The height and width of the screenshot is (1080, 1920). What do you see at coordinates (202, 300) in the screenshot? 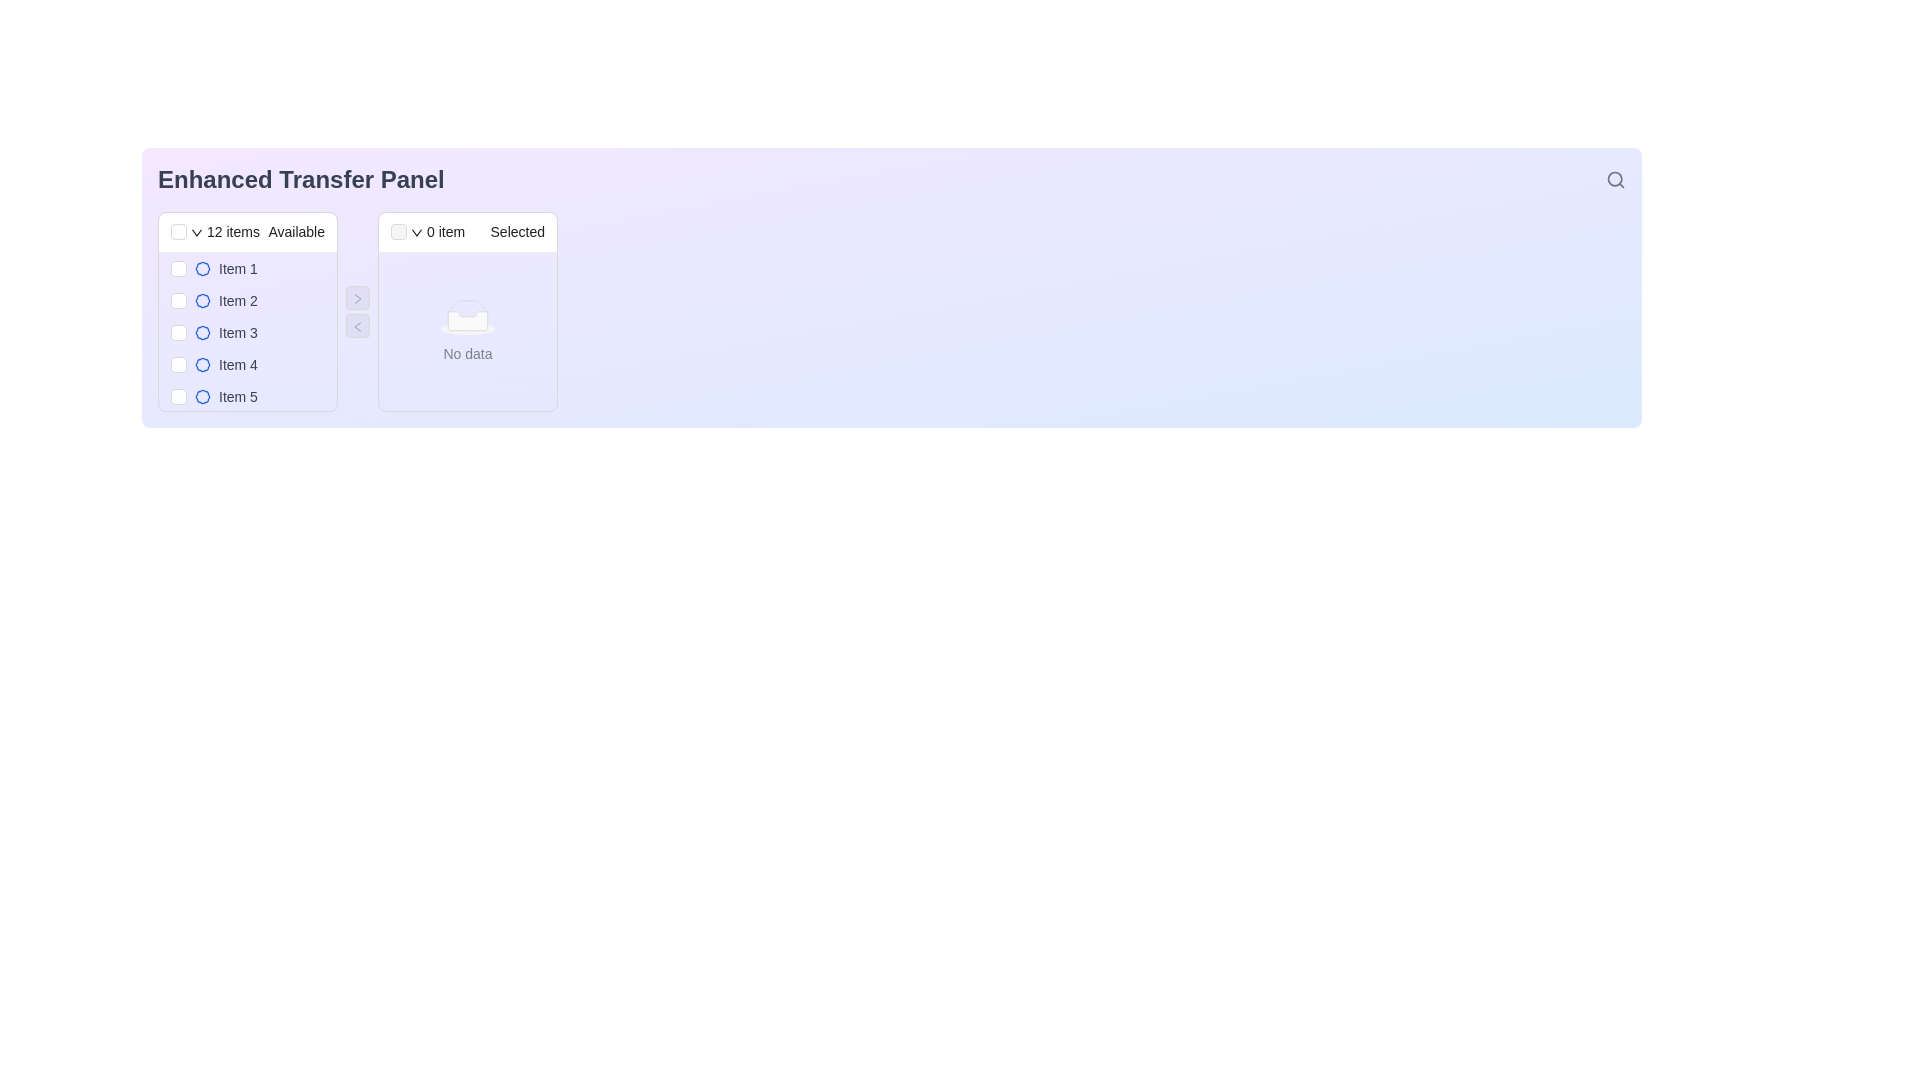
I see `the icon positioned` at bounding box center [202, 300].